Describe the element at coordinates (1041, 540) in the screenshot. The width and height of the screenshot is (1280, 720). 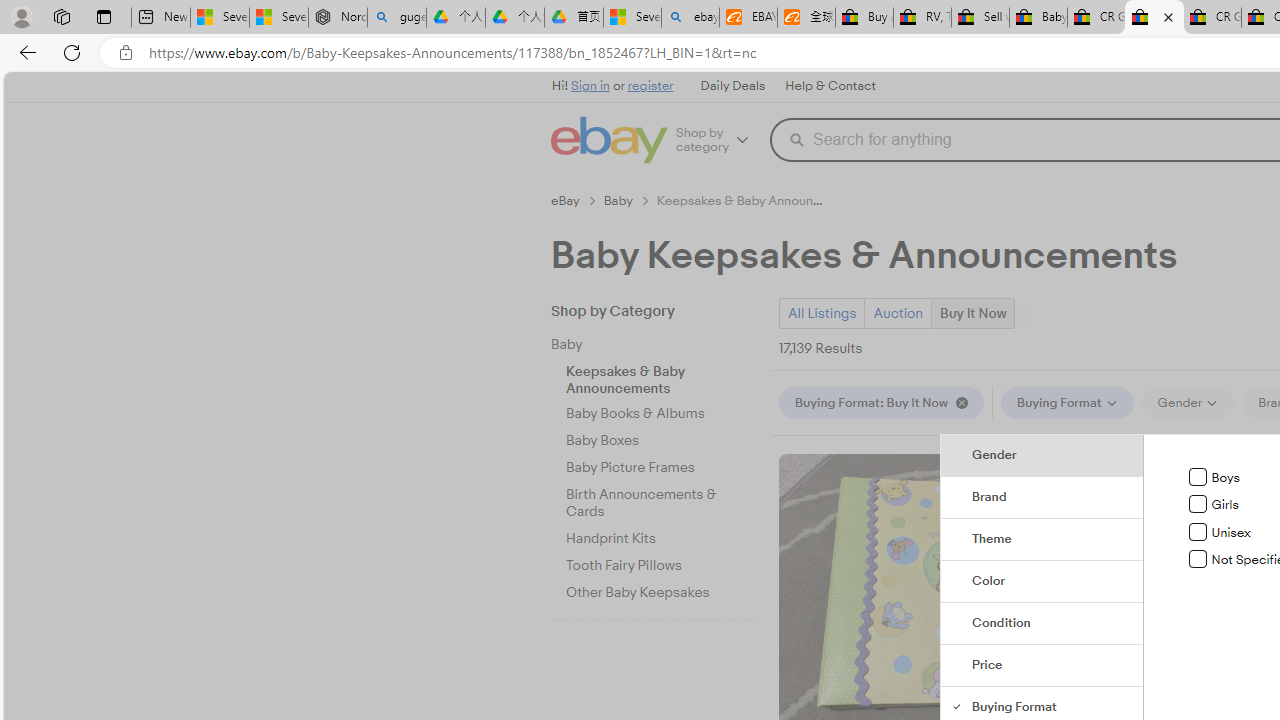
I see `'Theme'` at that location.